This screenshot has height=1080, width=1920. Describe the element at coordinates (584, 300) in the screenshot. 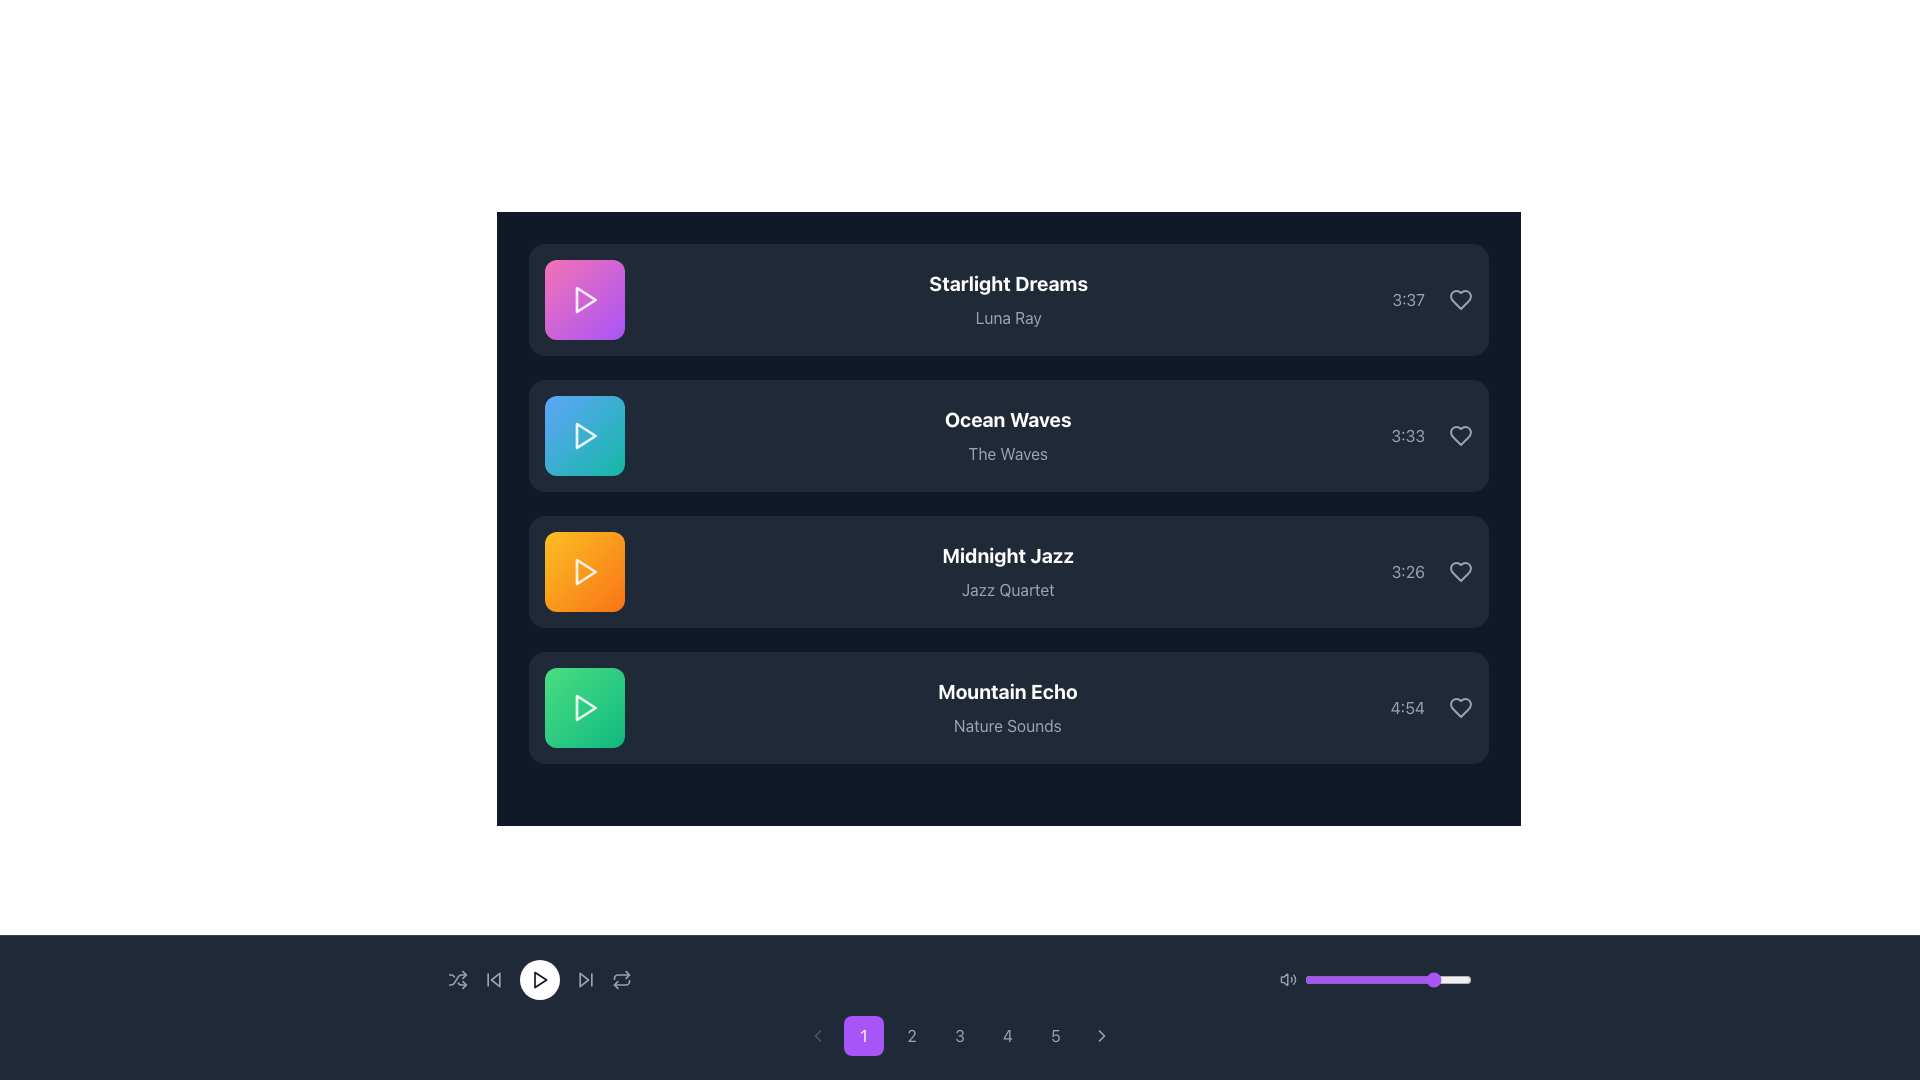

I see `the square button with rounded corners, featuring a gradient background from pink to purple and a white play icon at its center, to play the song 'Starlight Dreams' by Luna Ray` at that location.